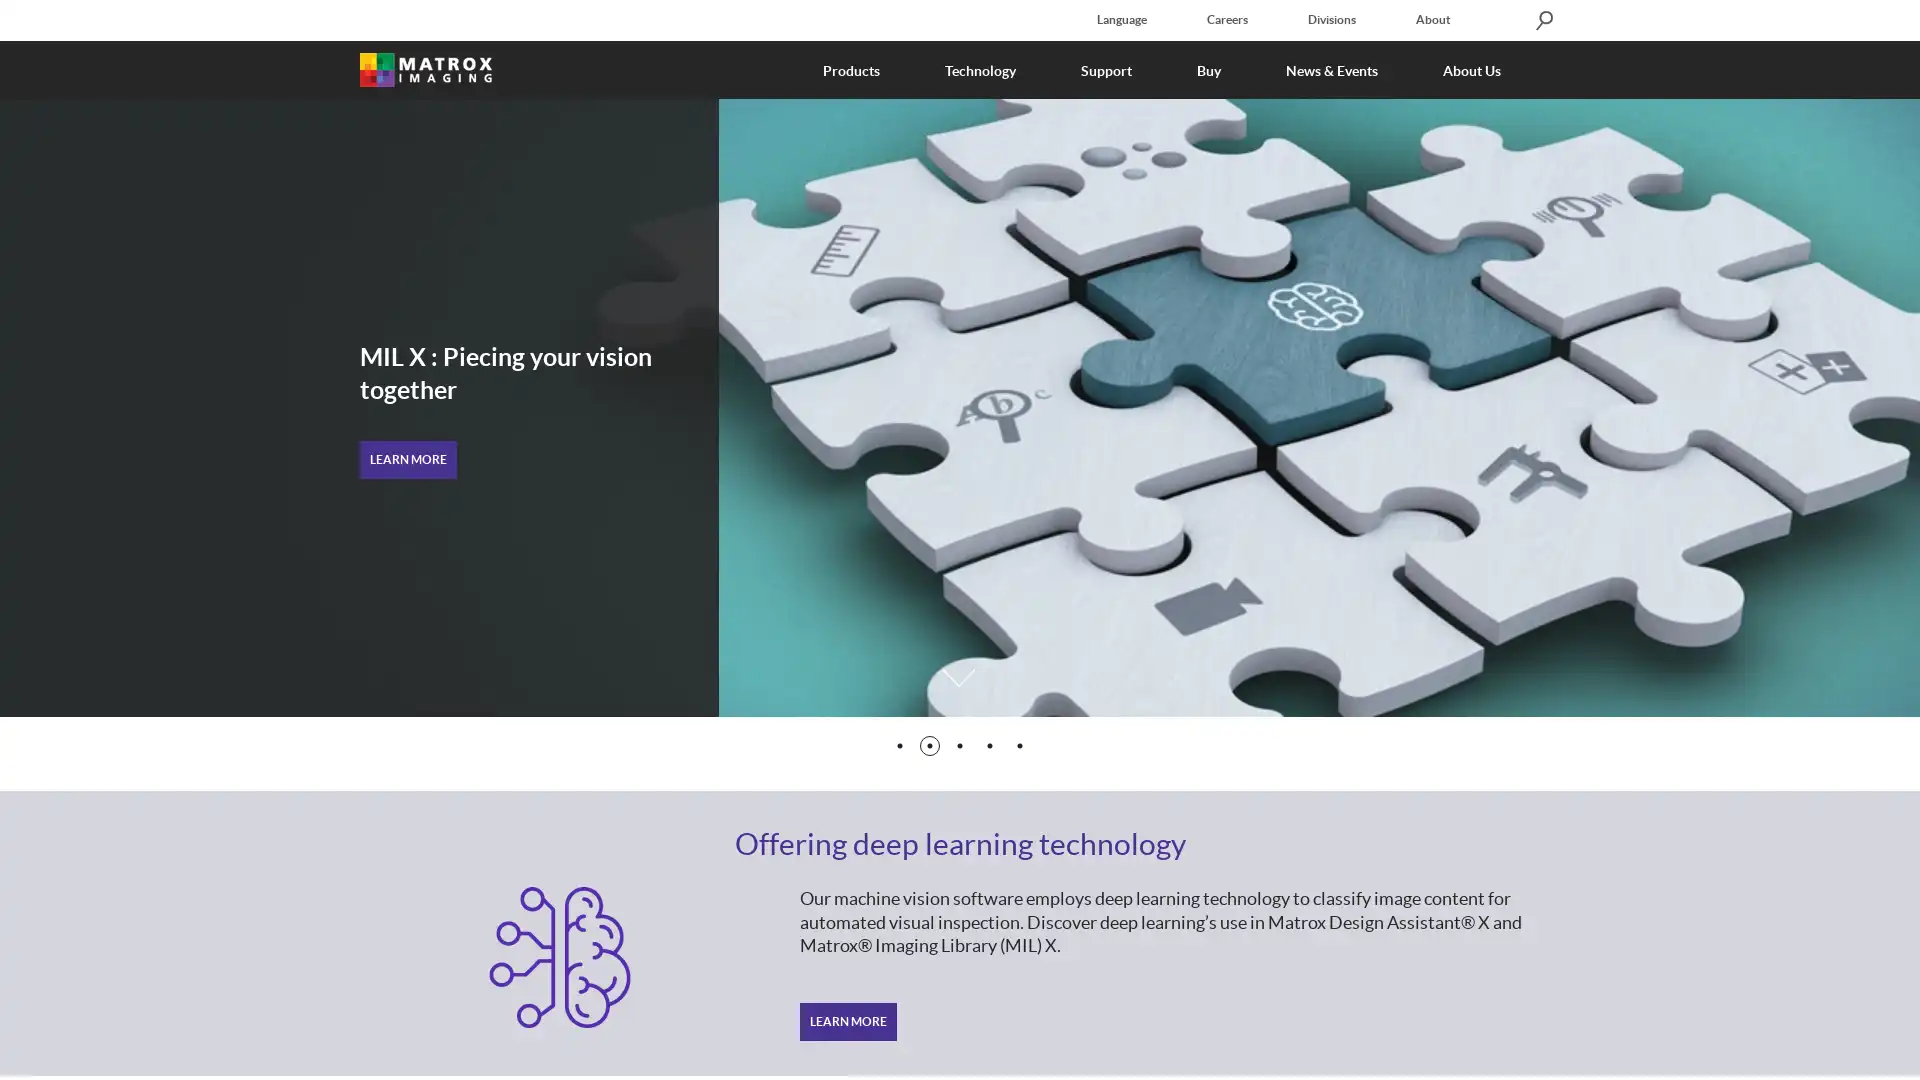  What do you see at coordinates (960, 745) in the screenshot?
I see `3` at bounding box center [960, 745].